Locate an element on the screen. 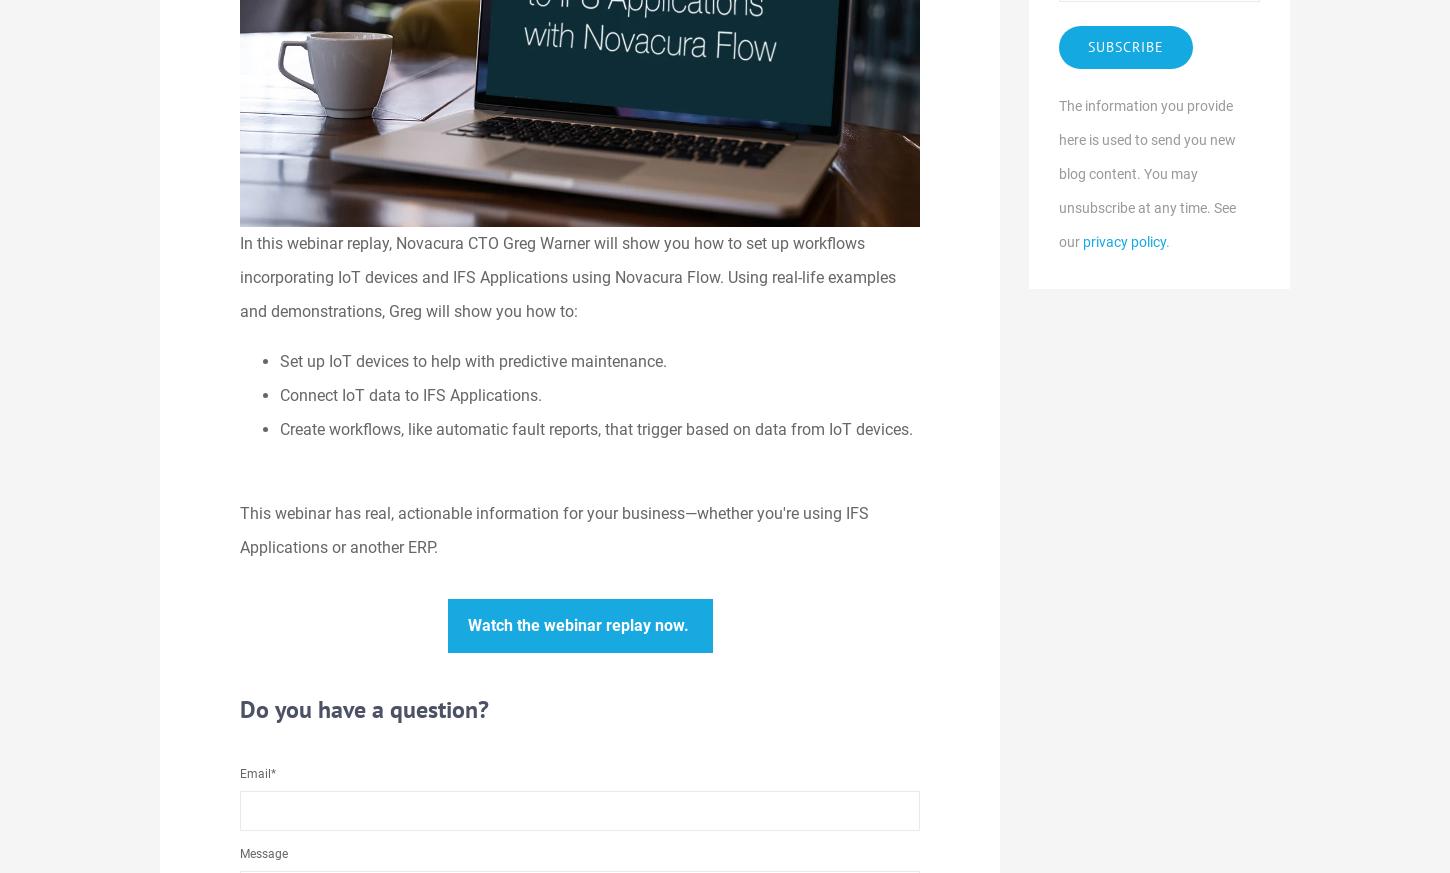  'Email' is located at coordinates (255, 772).